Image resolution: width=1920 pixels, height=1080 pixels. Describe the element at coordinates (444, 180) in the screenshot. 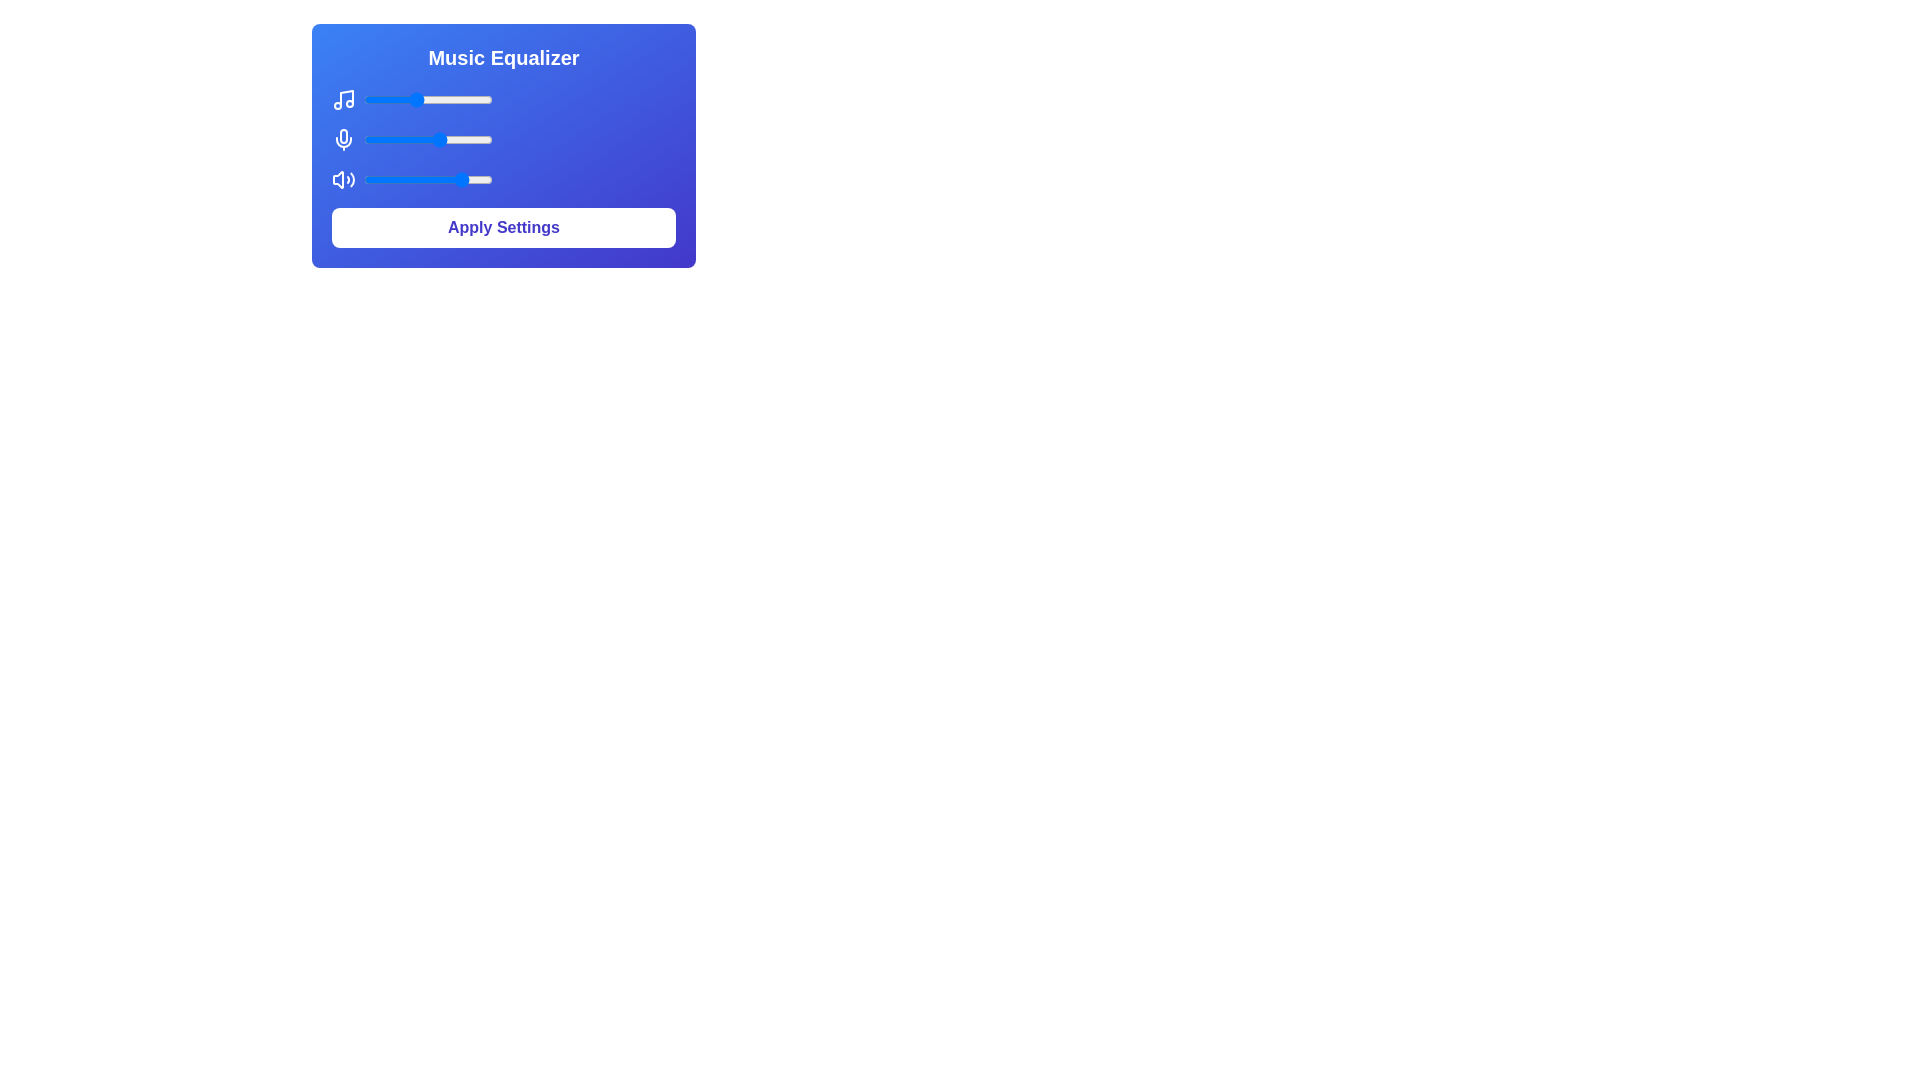

I see `the volume` at that location.